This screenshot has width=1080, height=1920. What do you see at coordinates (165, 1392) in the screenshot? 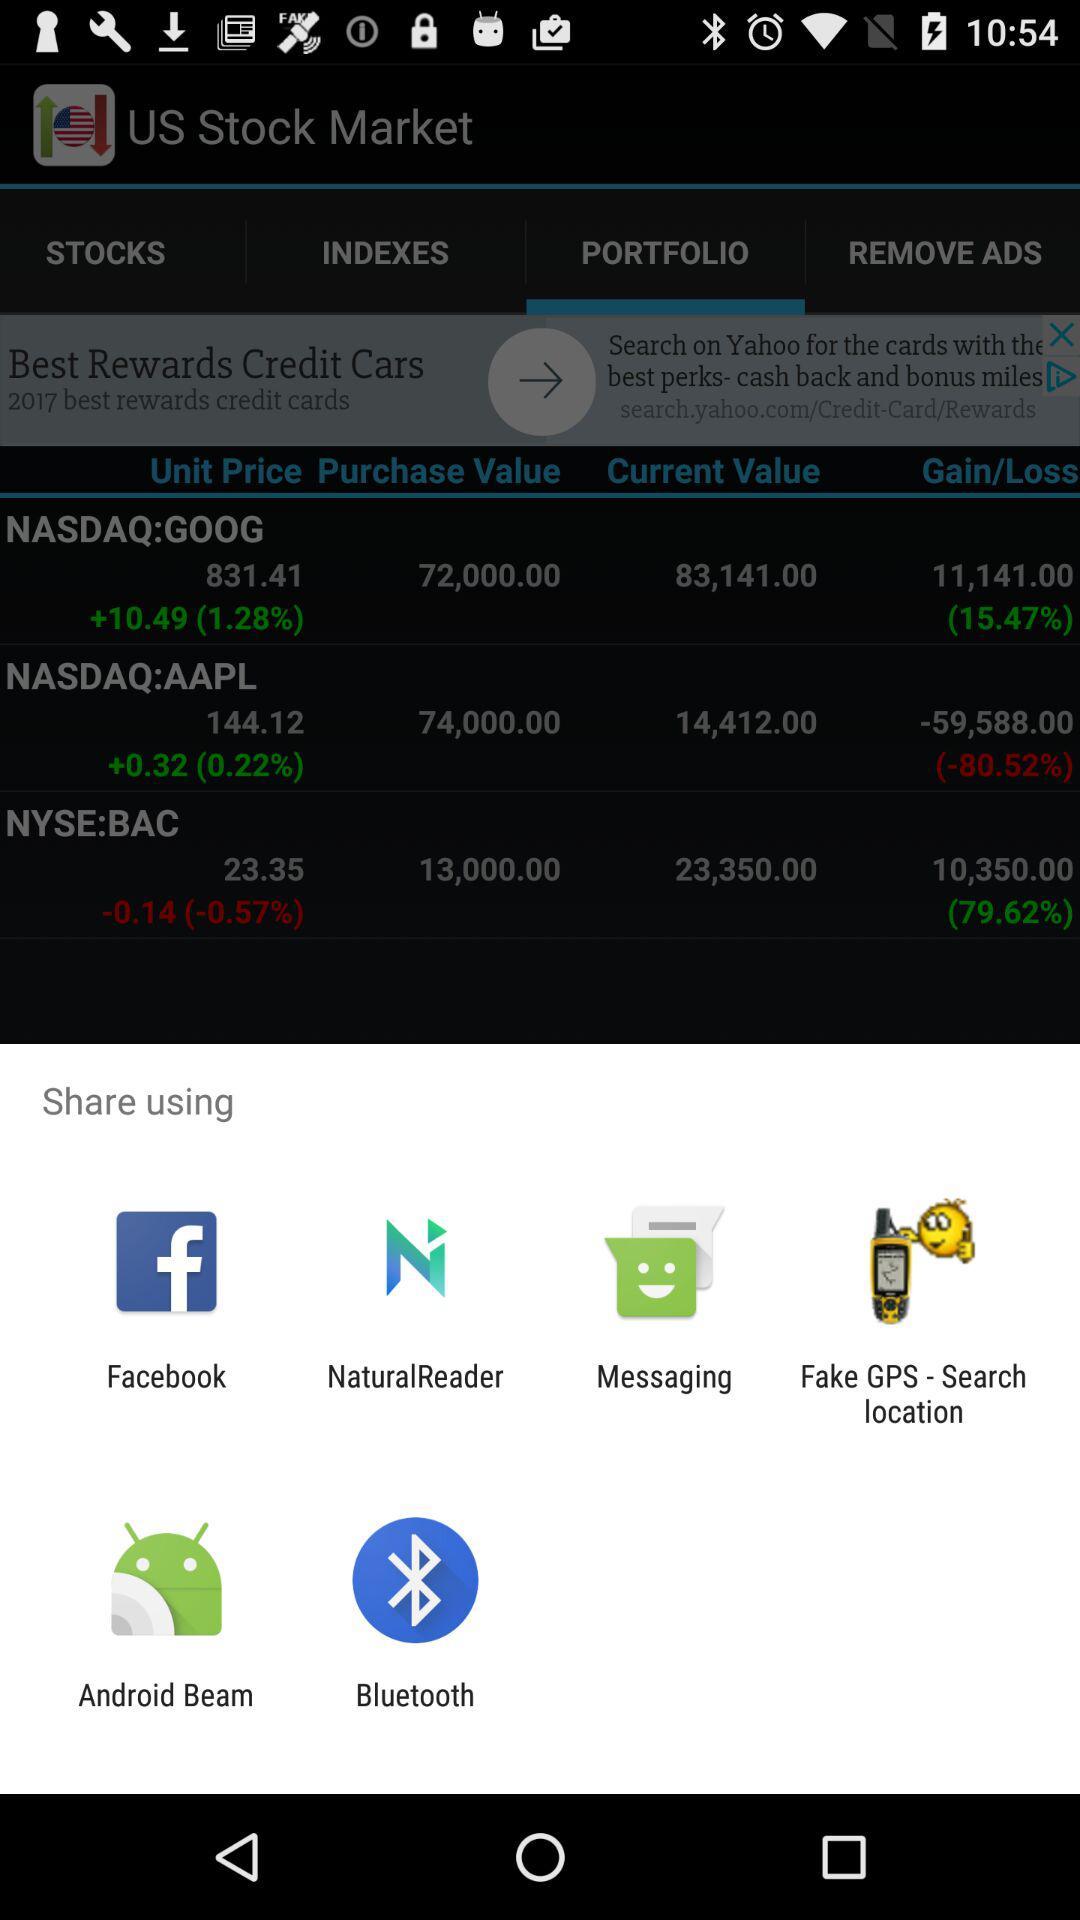
I see `the facebook item` at bounding box center [165, 1392].